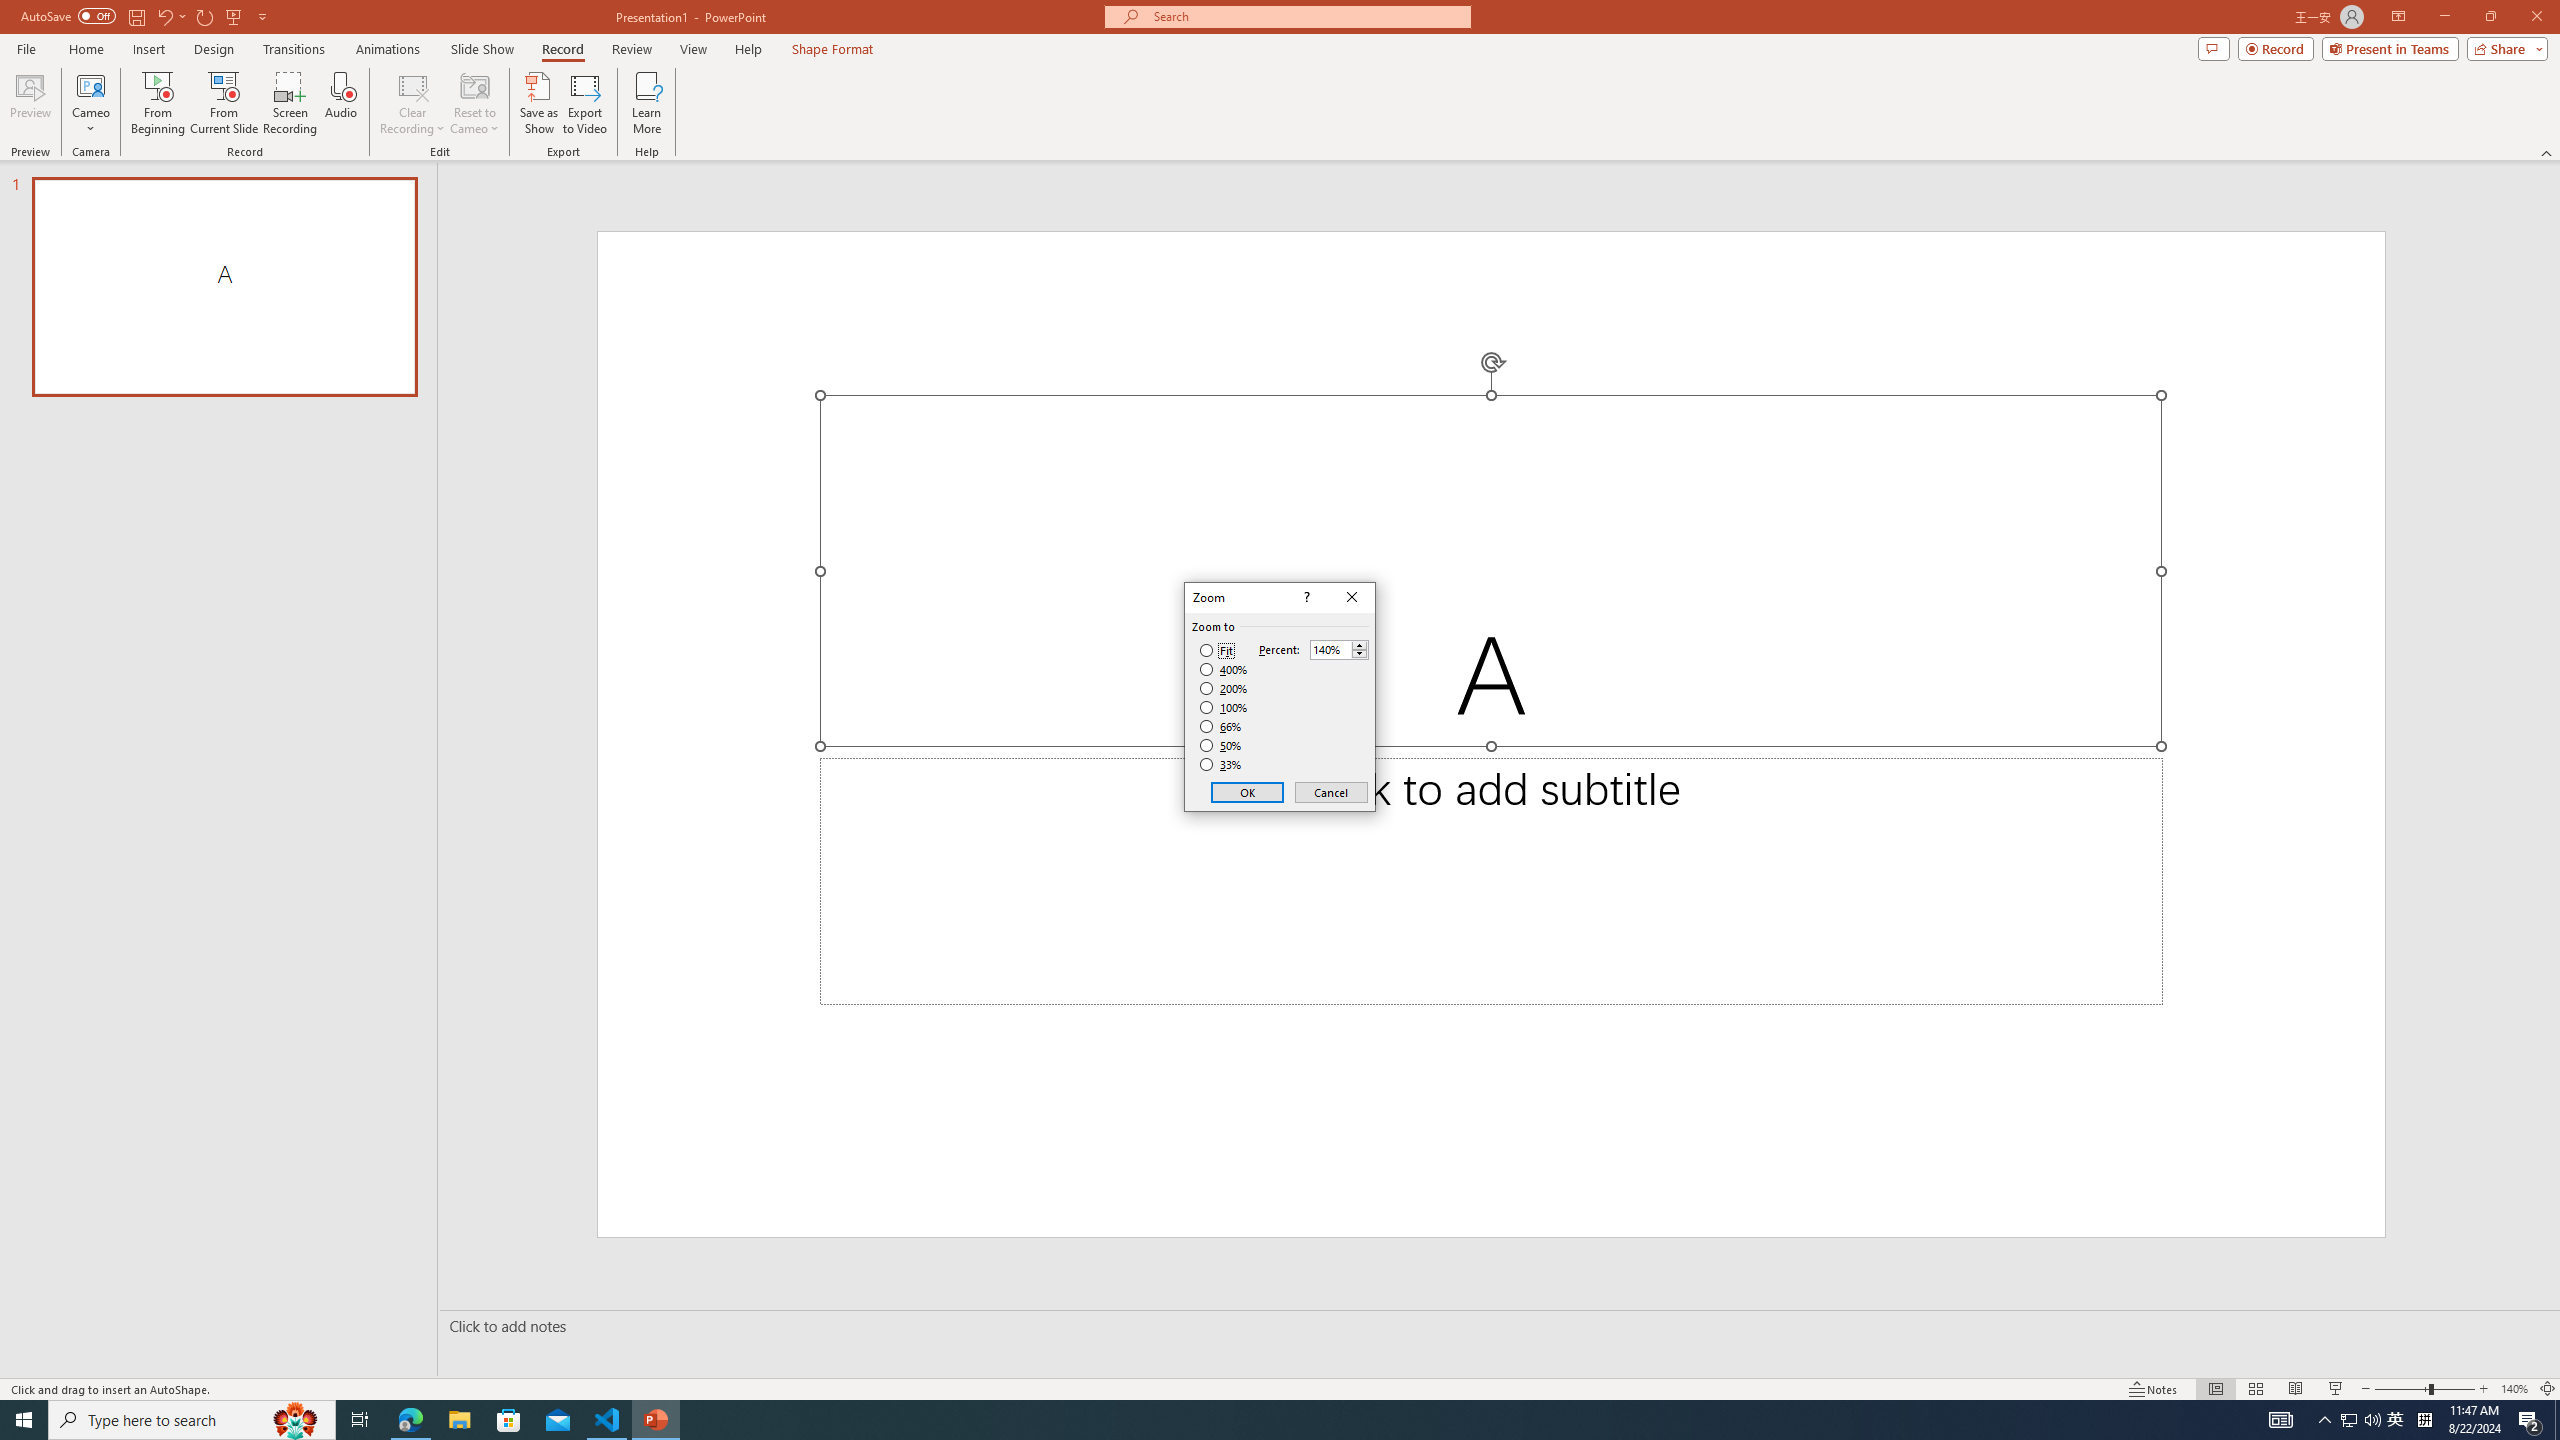  What do you see at coordinates (1247, 792) in the screenshot?
I see `'OK'` at bounding box center [1247, 792].